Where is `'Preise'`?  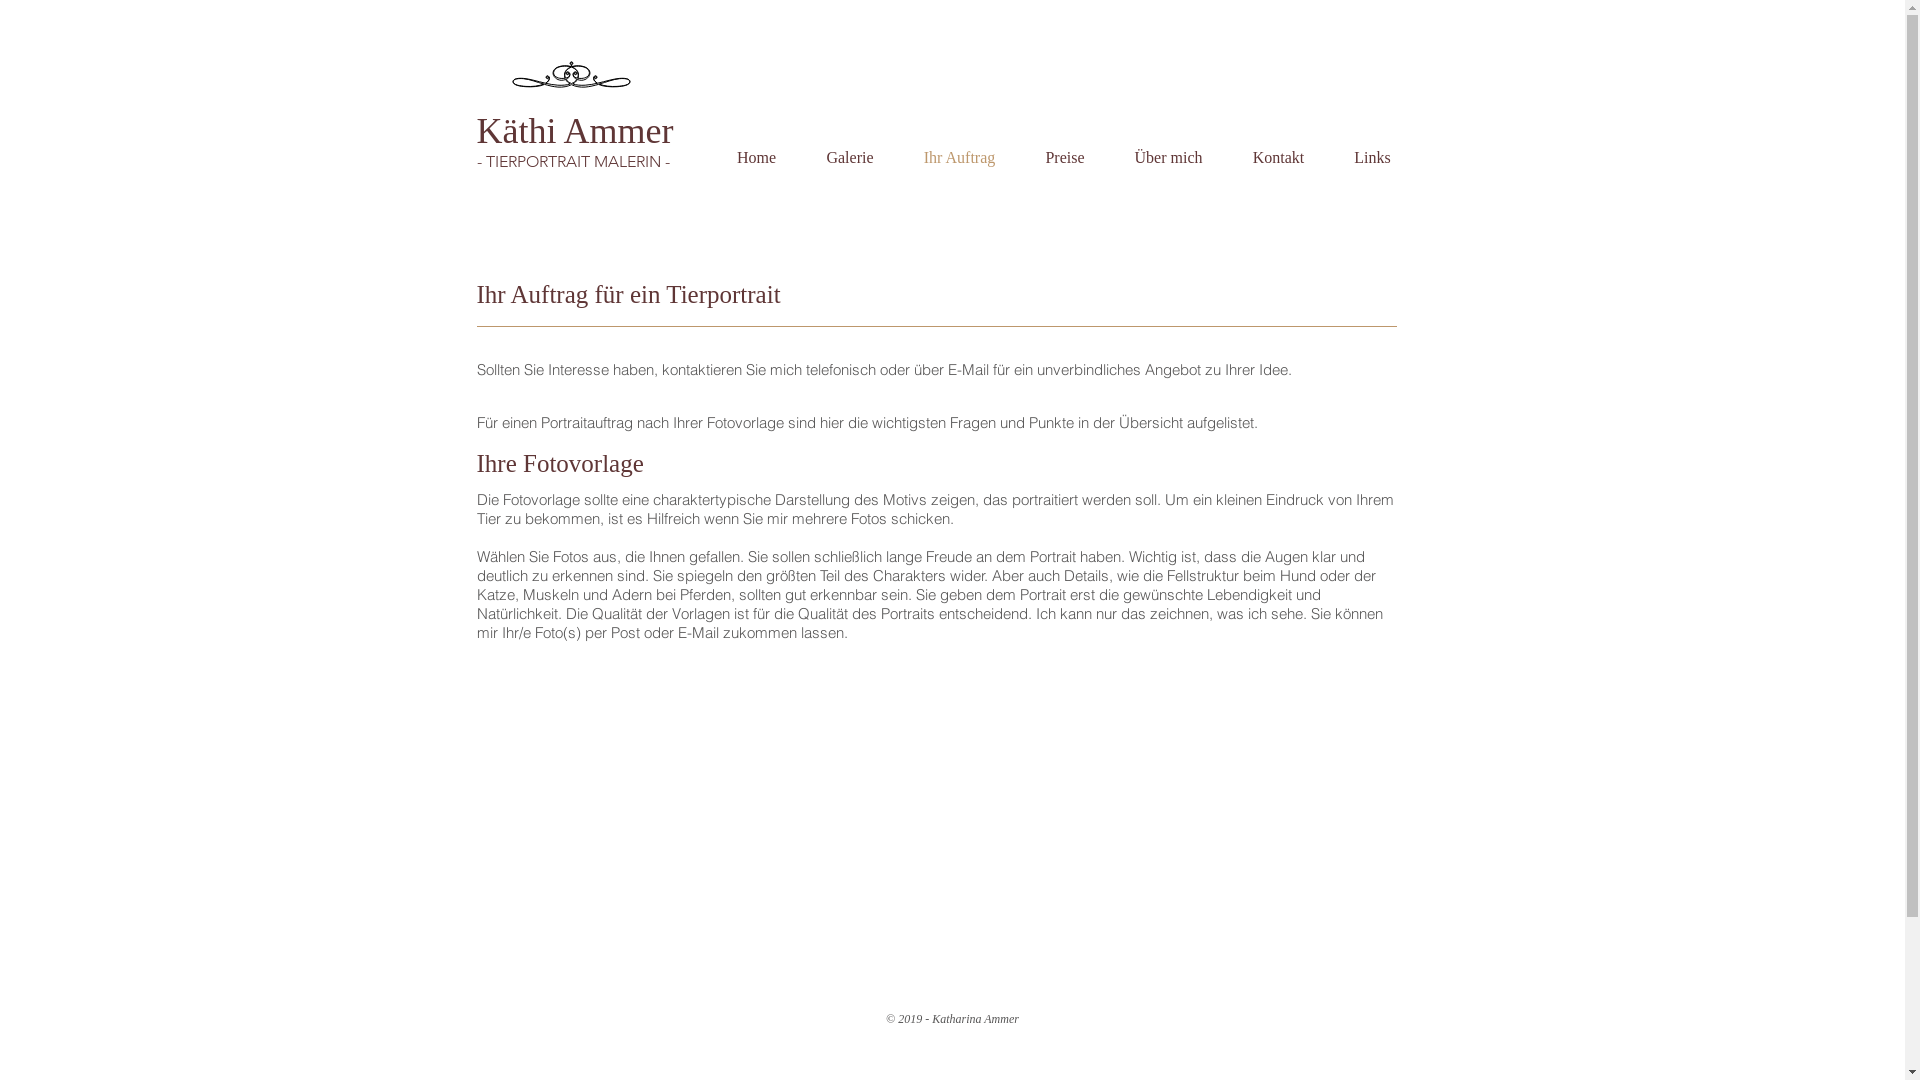
'Preise' is located at coordinates (1019, 157).